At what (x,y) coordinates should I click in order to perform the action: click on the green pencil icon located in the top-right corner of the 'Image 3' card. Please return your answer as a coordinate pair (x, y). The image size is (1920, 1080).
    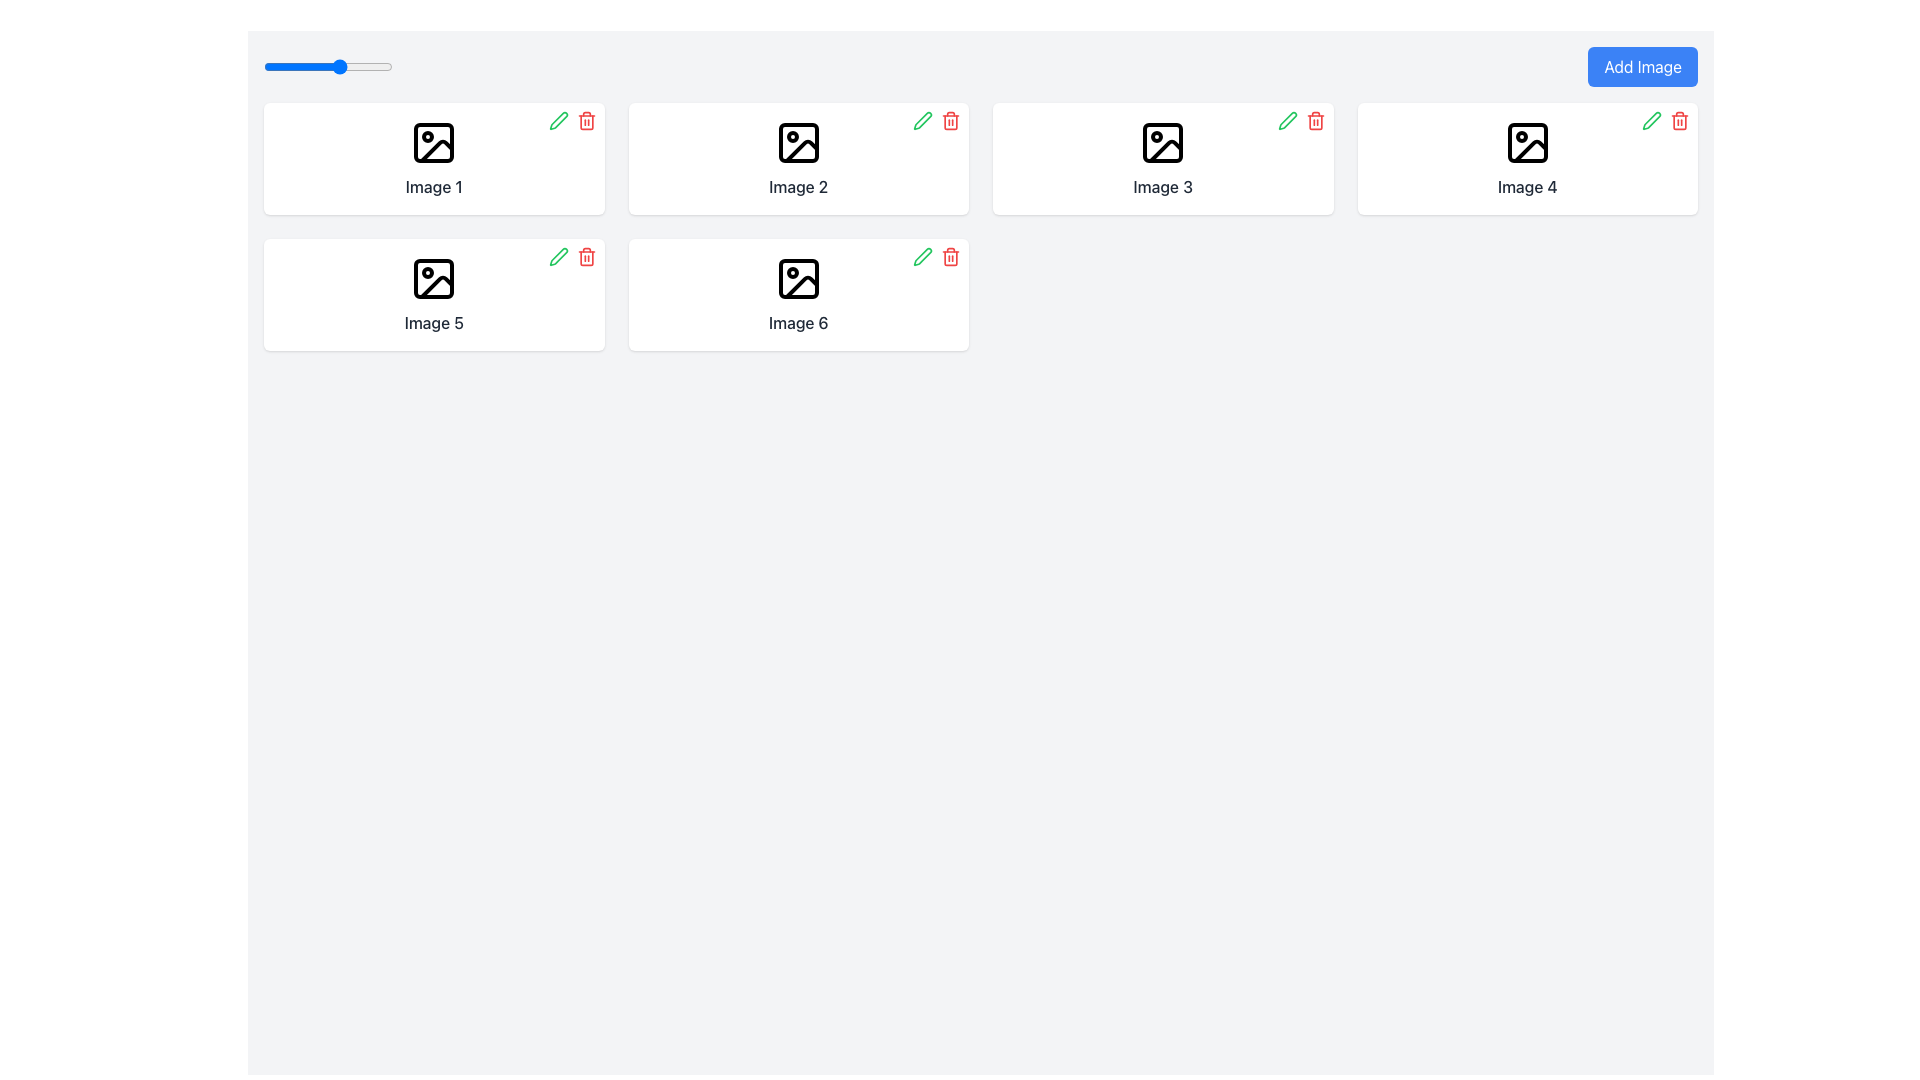
    Looking at the image, I should click on (1287, 120).